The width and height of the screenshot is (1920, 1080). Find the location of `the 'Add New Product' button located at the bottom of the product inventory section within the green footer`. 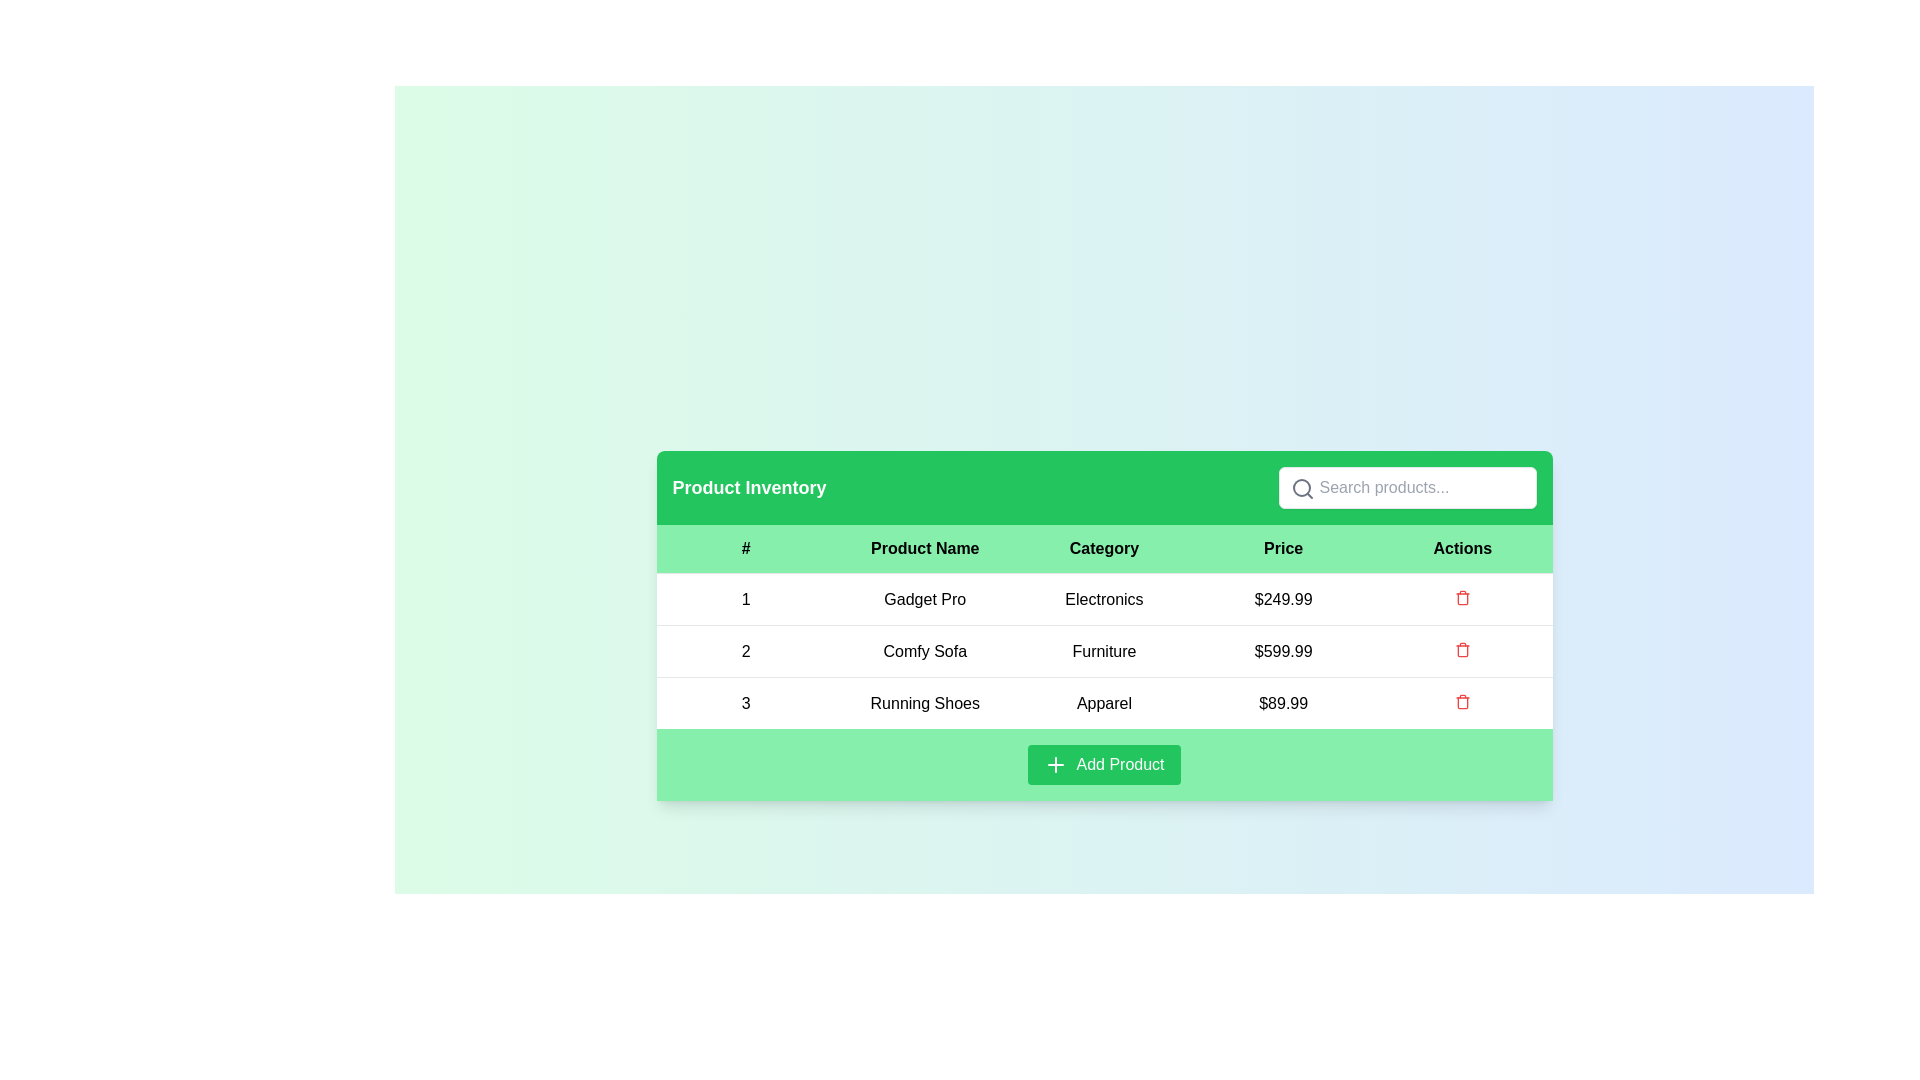

the 'Add New Product' button located at the bottom of the product inventory section within the green footer is located at coordinates (1103, 764).